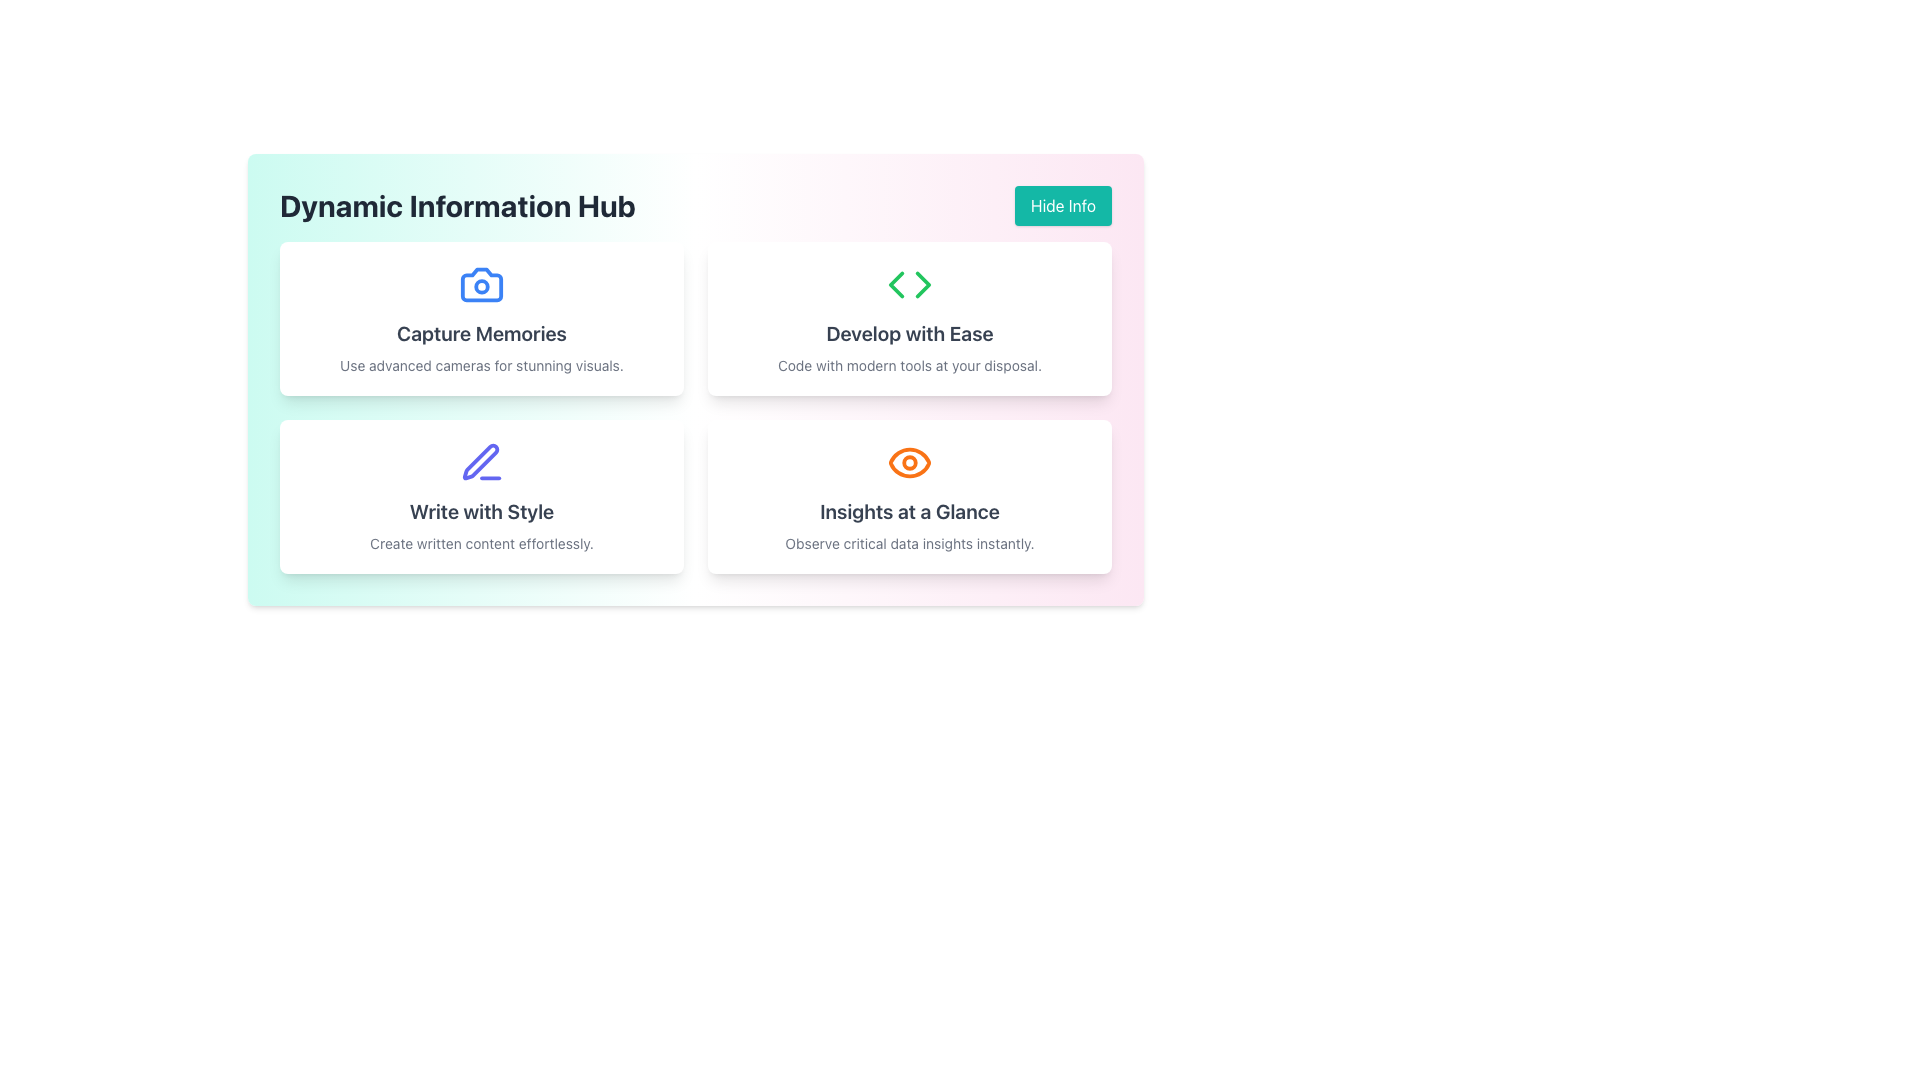 The height and width of the screenshot is (1080, 1920). Describe the element at coordinates (909, 333) in the screenshot. I see `text label that states 'Develop with Ease', which is styled in bold font and is center-aligned within its card in the upper-right section of the grid` at that location.